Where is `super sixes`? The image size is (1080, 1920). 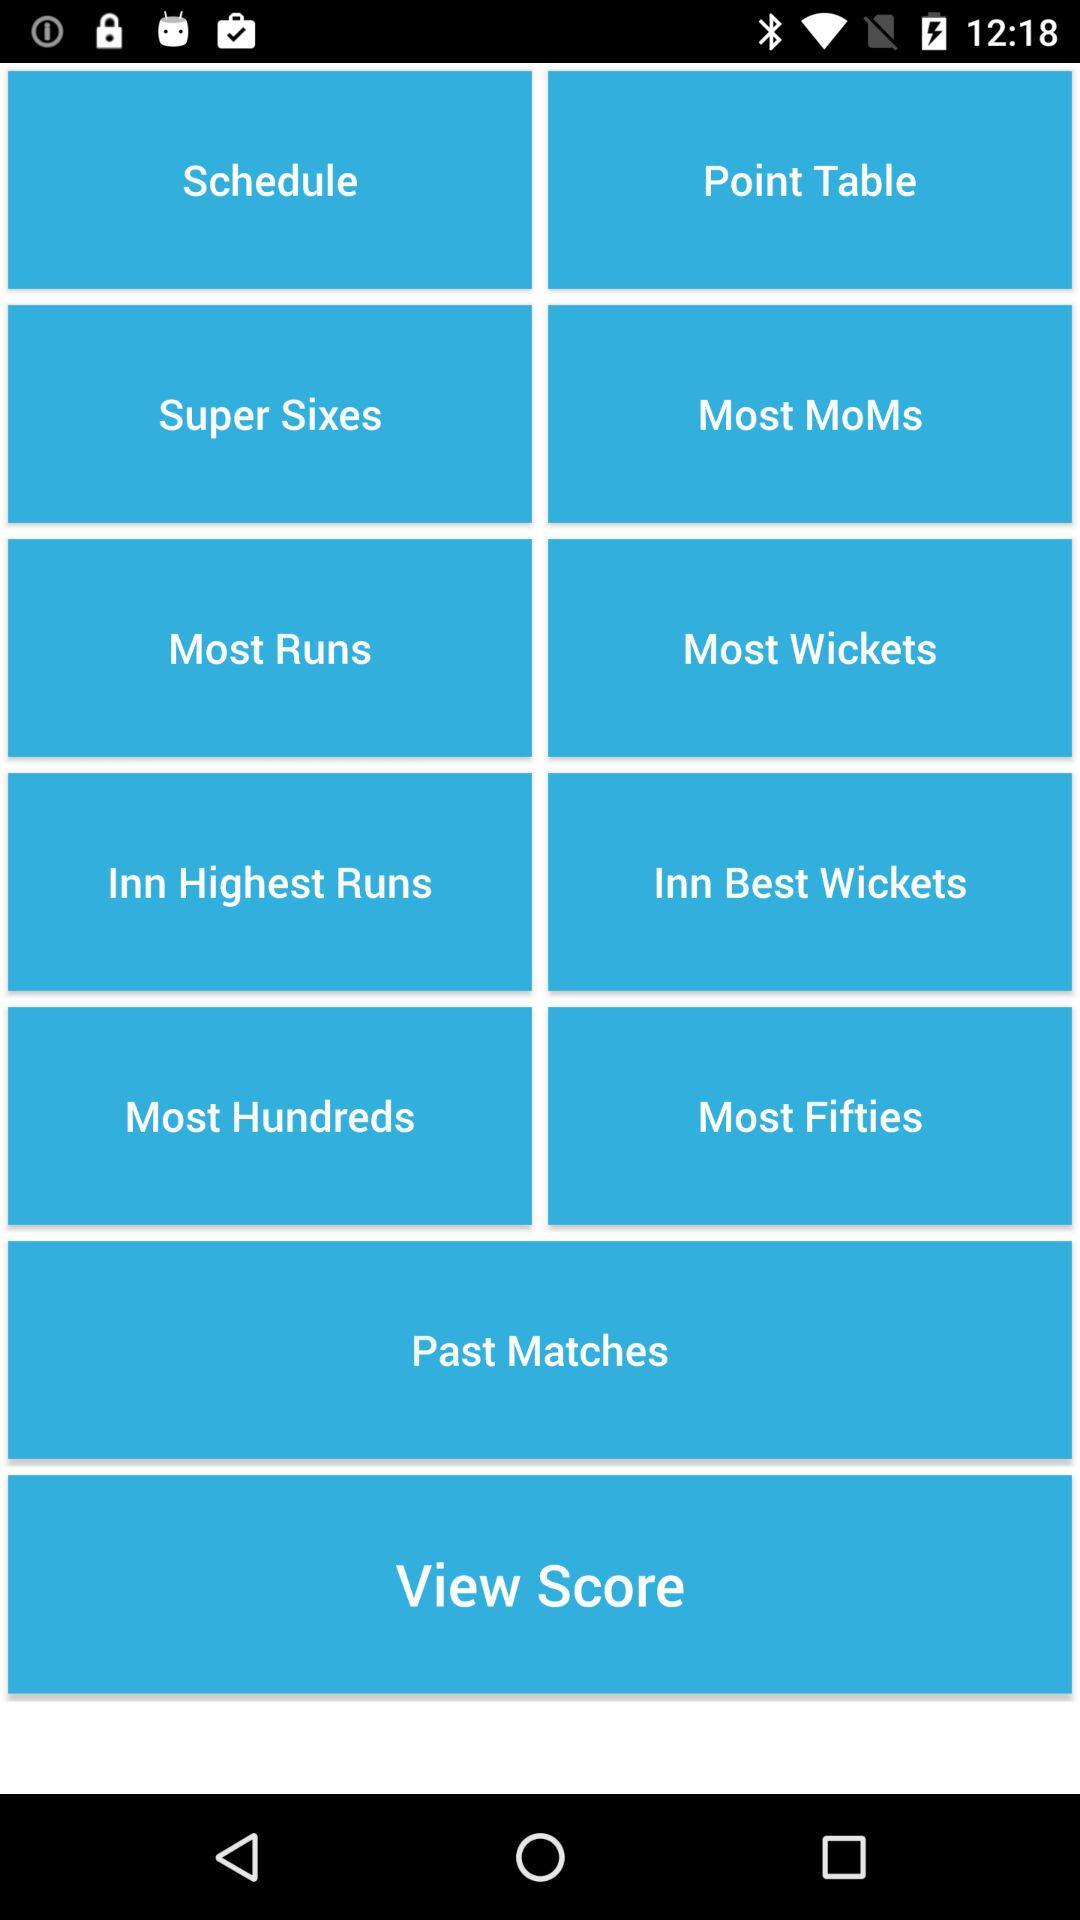 super sixes is located at coordinates (270, 412).